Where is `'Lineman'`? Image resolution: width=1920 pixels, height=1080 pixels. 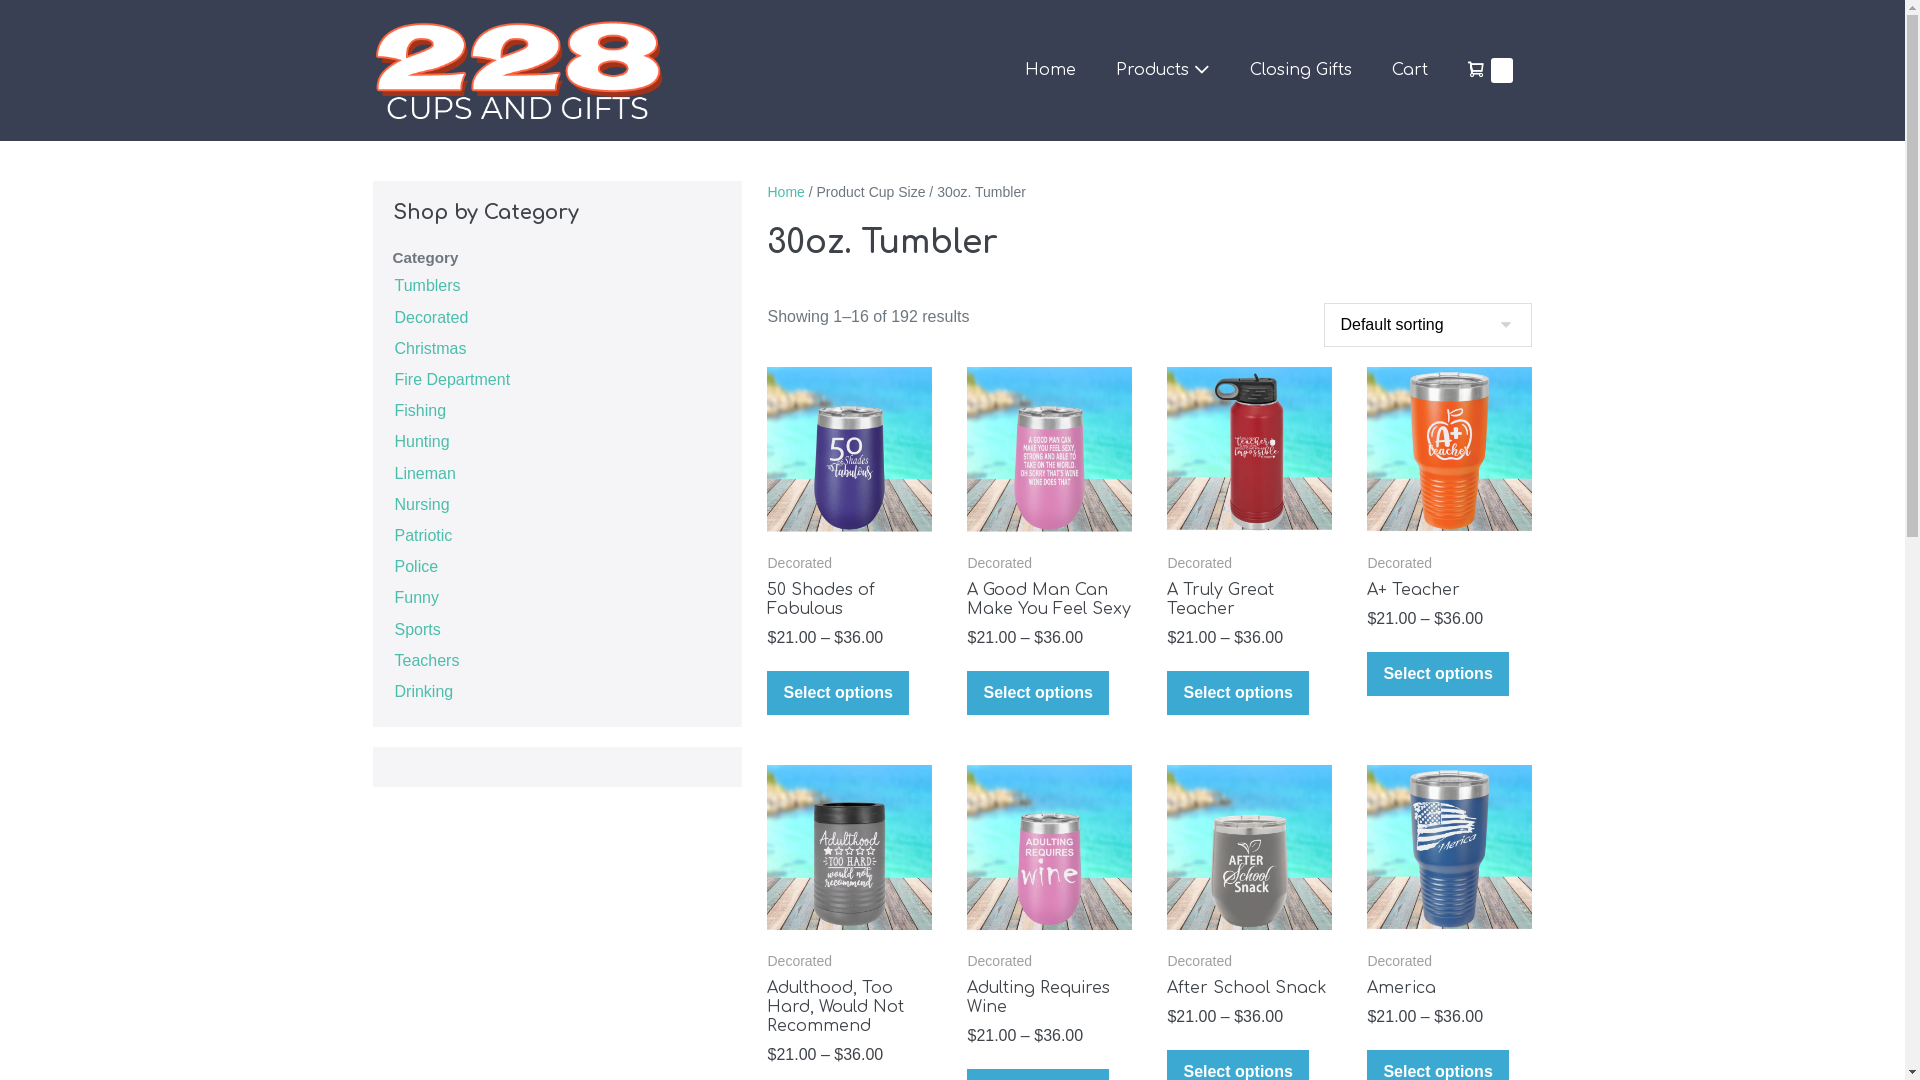 'Lineman' is located at coordinates (423, 471).